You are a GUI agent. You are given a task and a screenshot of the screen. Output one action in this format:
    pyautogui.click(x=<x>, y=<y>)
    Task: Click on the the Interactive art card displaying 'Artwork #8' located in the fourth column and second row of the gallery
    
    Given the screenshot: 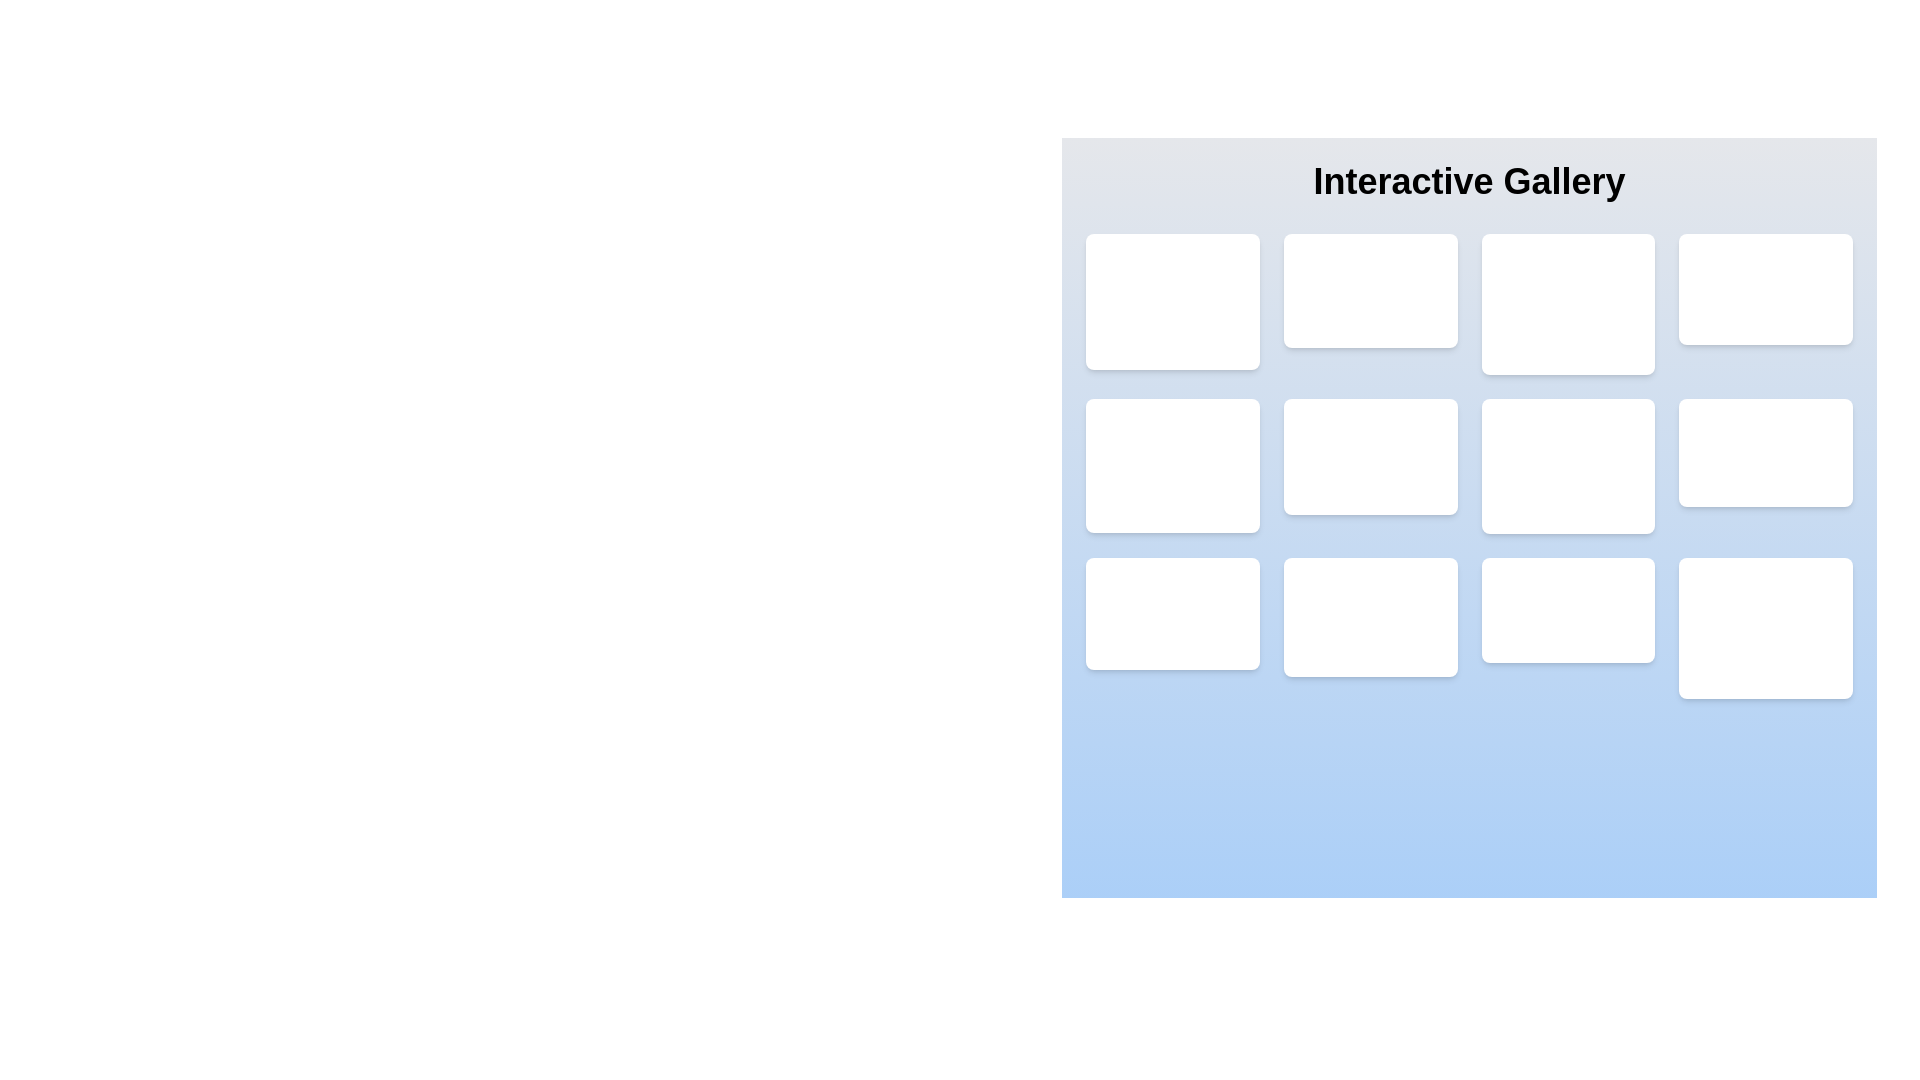 What is the action you would take?
    pyautogui.click(x=1766, y=453)
    